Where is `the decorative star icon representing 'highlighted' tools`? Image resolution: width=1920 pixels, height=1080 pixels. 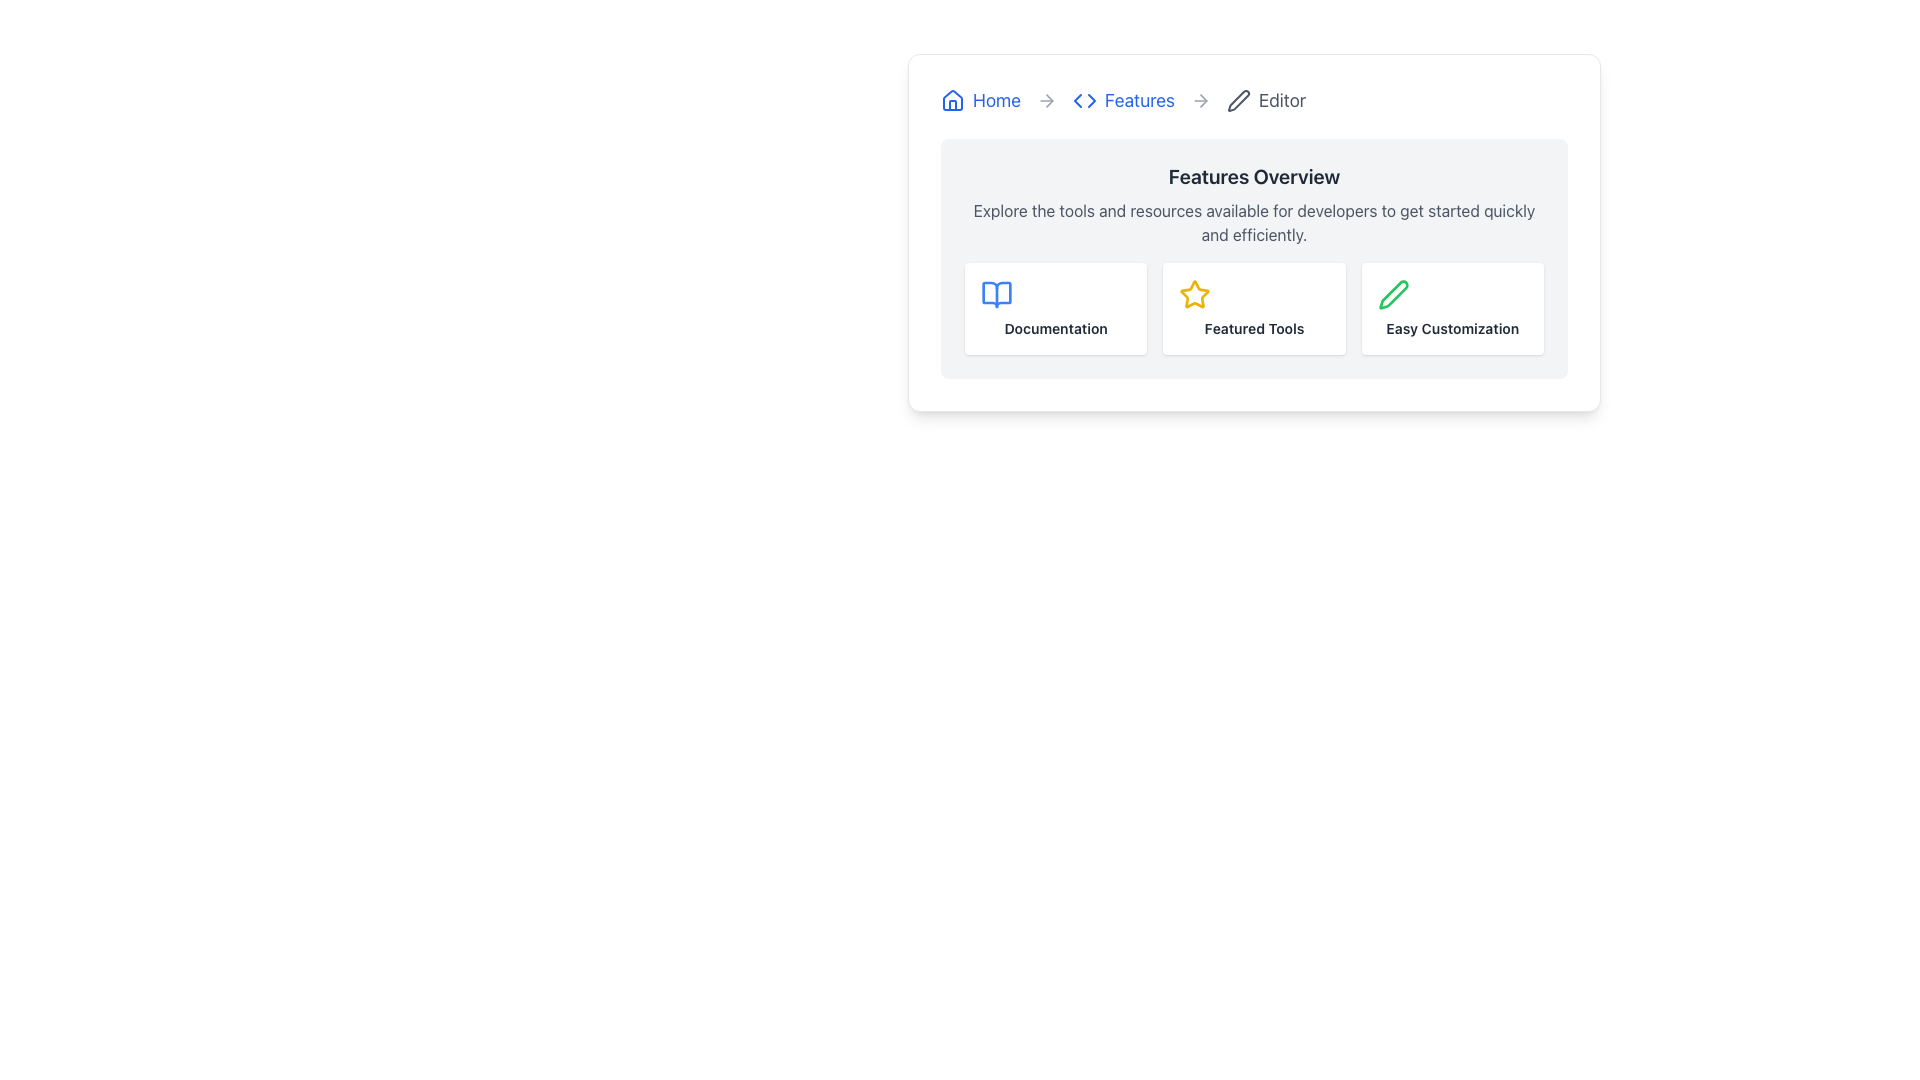
the decorative star icon representing 'highlighted' tools is located at coordinates (1195, 294).